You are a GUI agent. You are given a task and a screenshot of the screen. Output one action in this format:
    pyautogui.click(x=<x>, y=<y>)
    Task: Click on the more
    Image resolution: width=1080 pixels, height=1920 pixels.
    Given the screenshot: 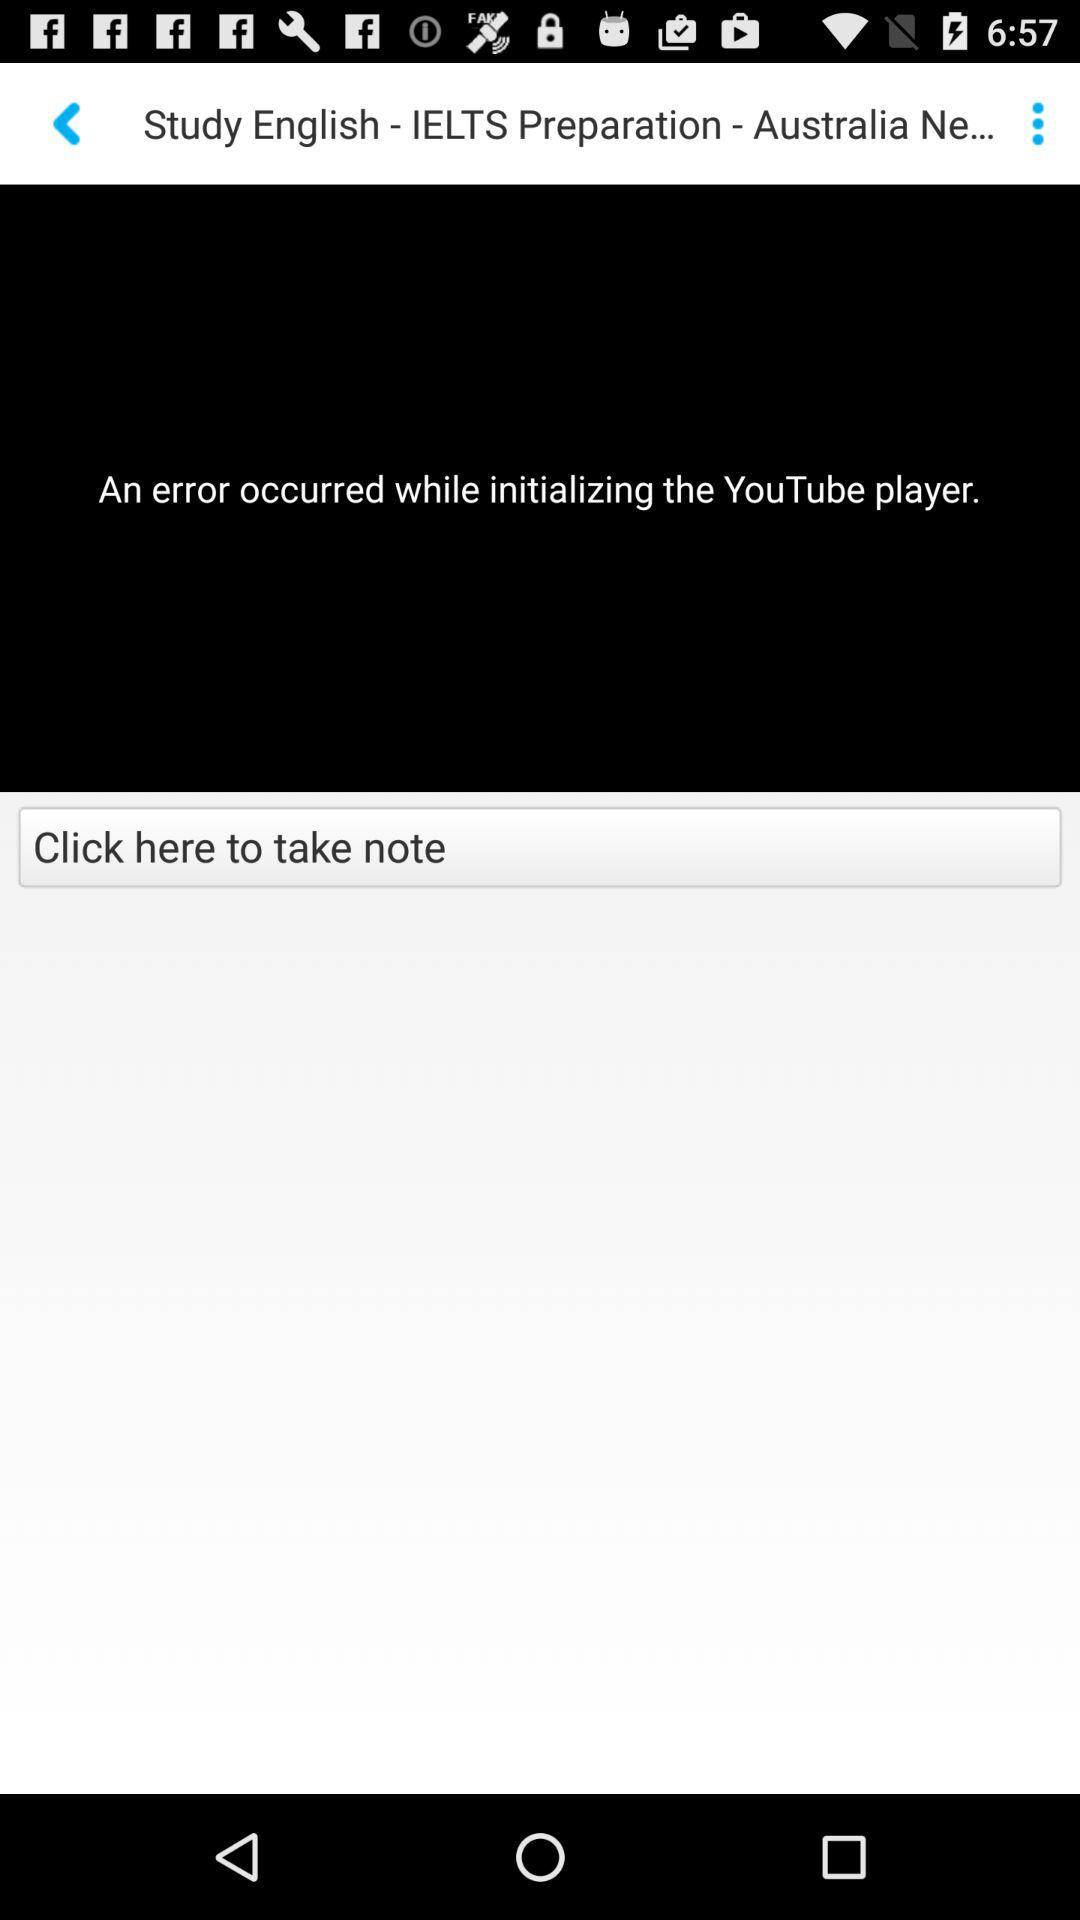 What is the action you would take?
    pyautogui.click(x=1036, y=122)
    